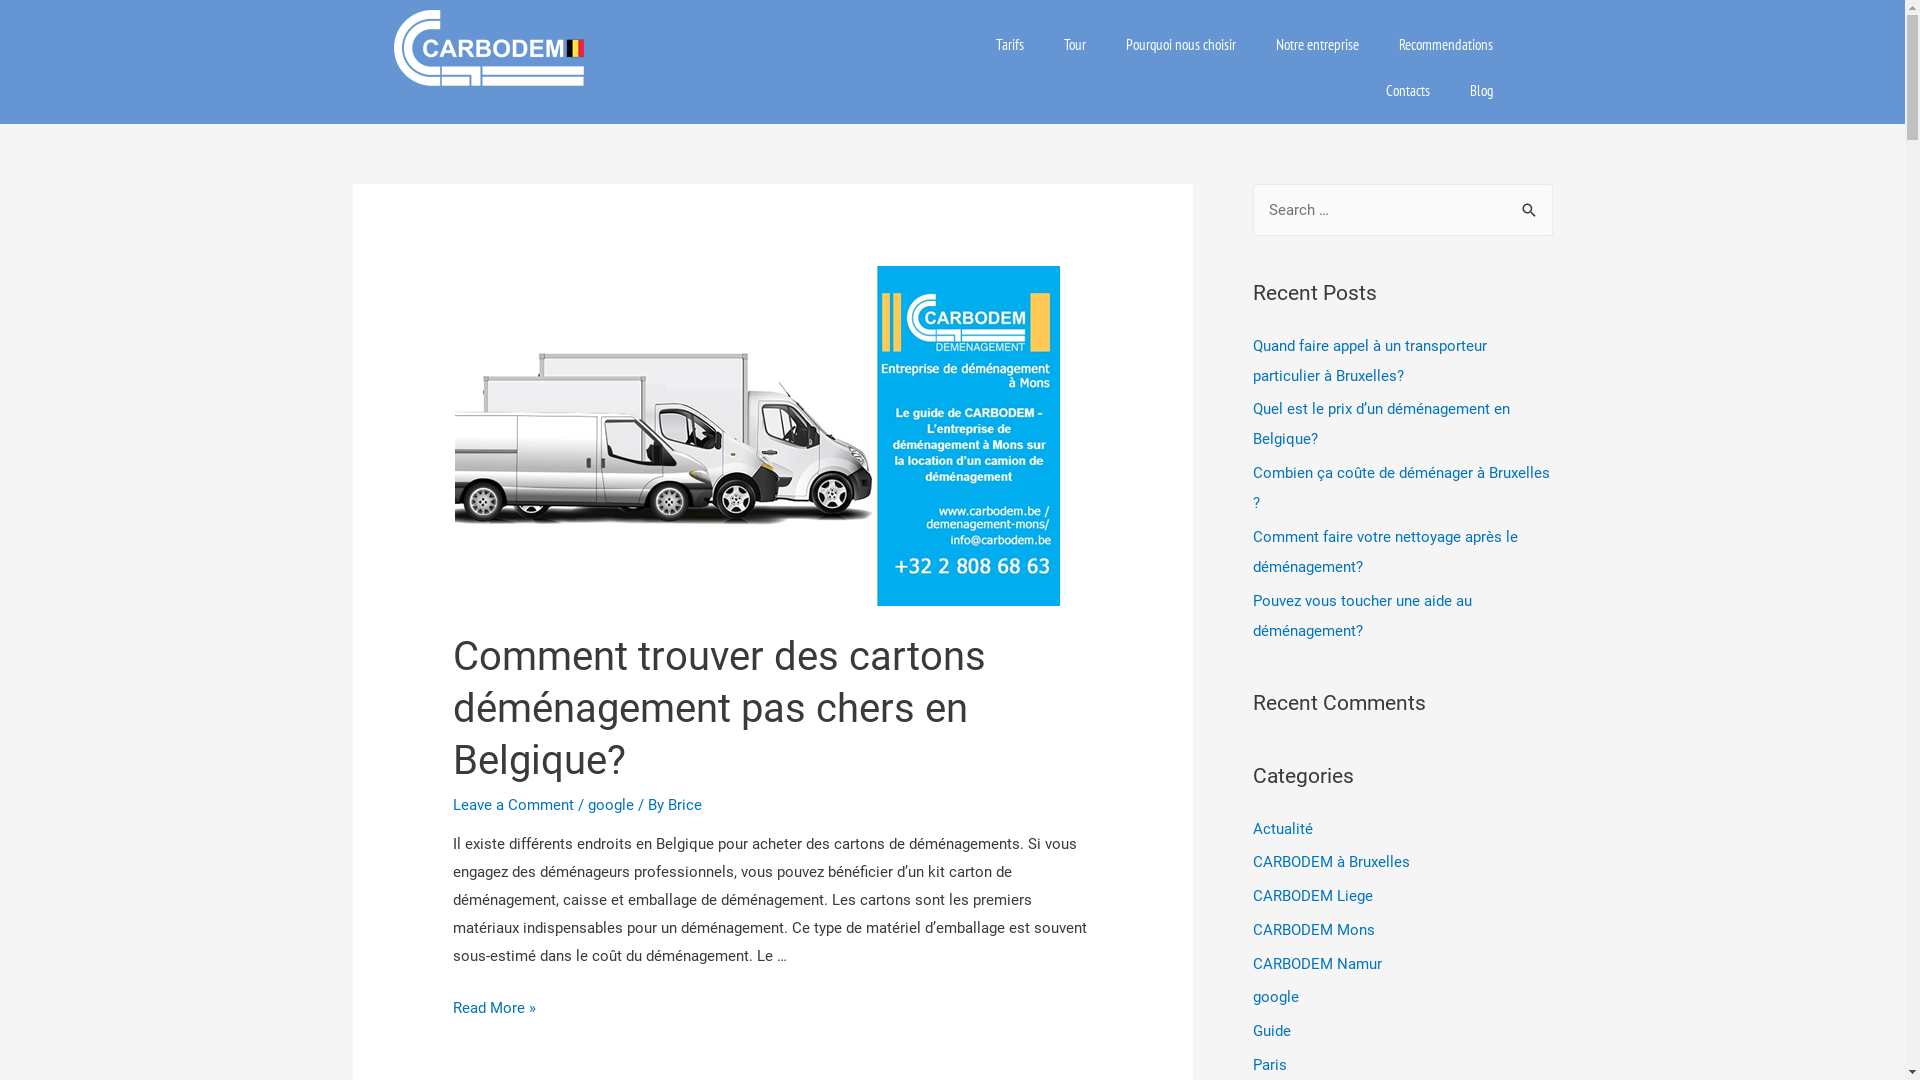 This screenshot has width=1920, height=1080. Describe the element at coordinates (1009, 45) in the screenshot. I see `'Tarifs'` at that location.